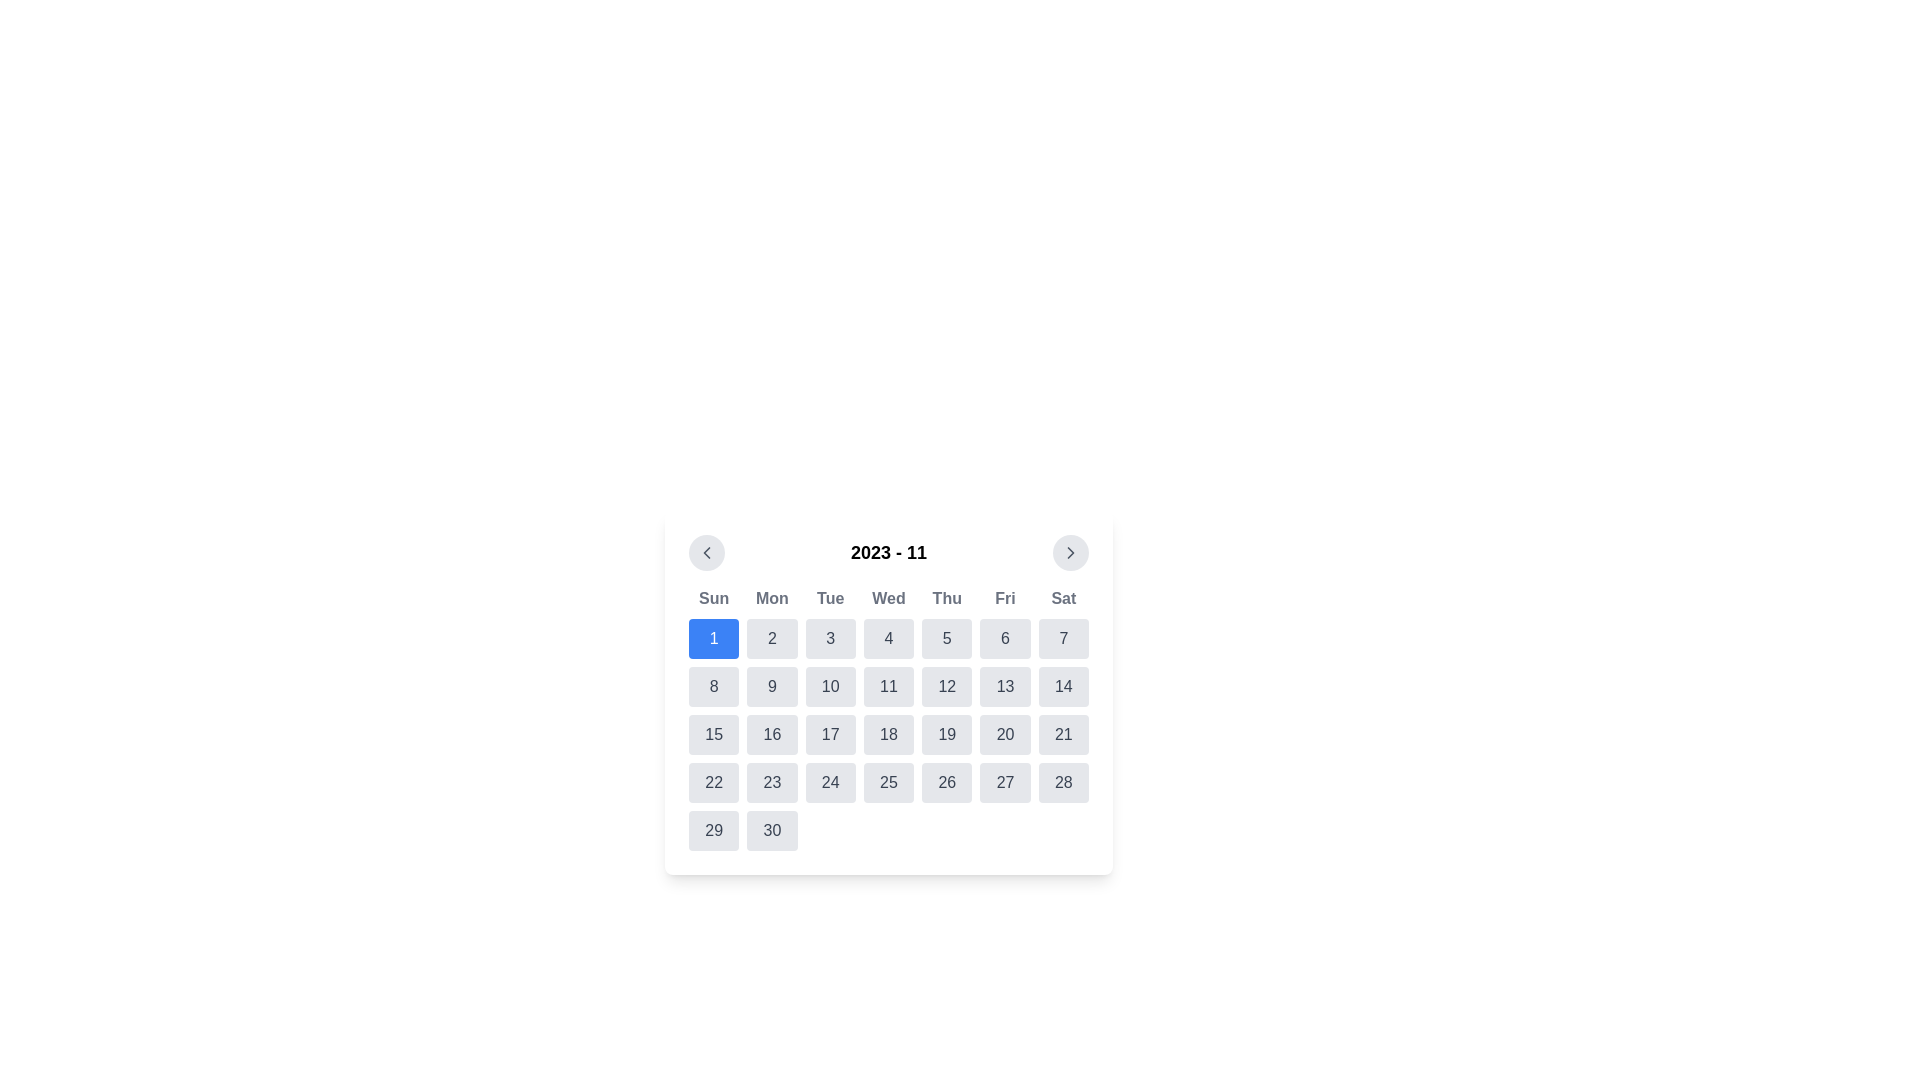 The image size is (1920, 1080). Describe the element at coordinates (714, 830) in the screenshot. I see `the rounded rectangular button labeled '29' in the bottom row, first column of the calendar grid` at that location.